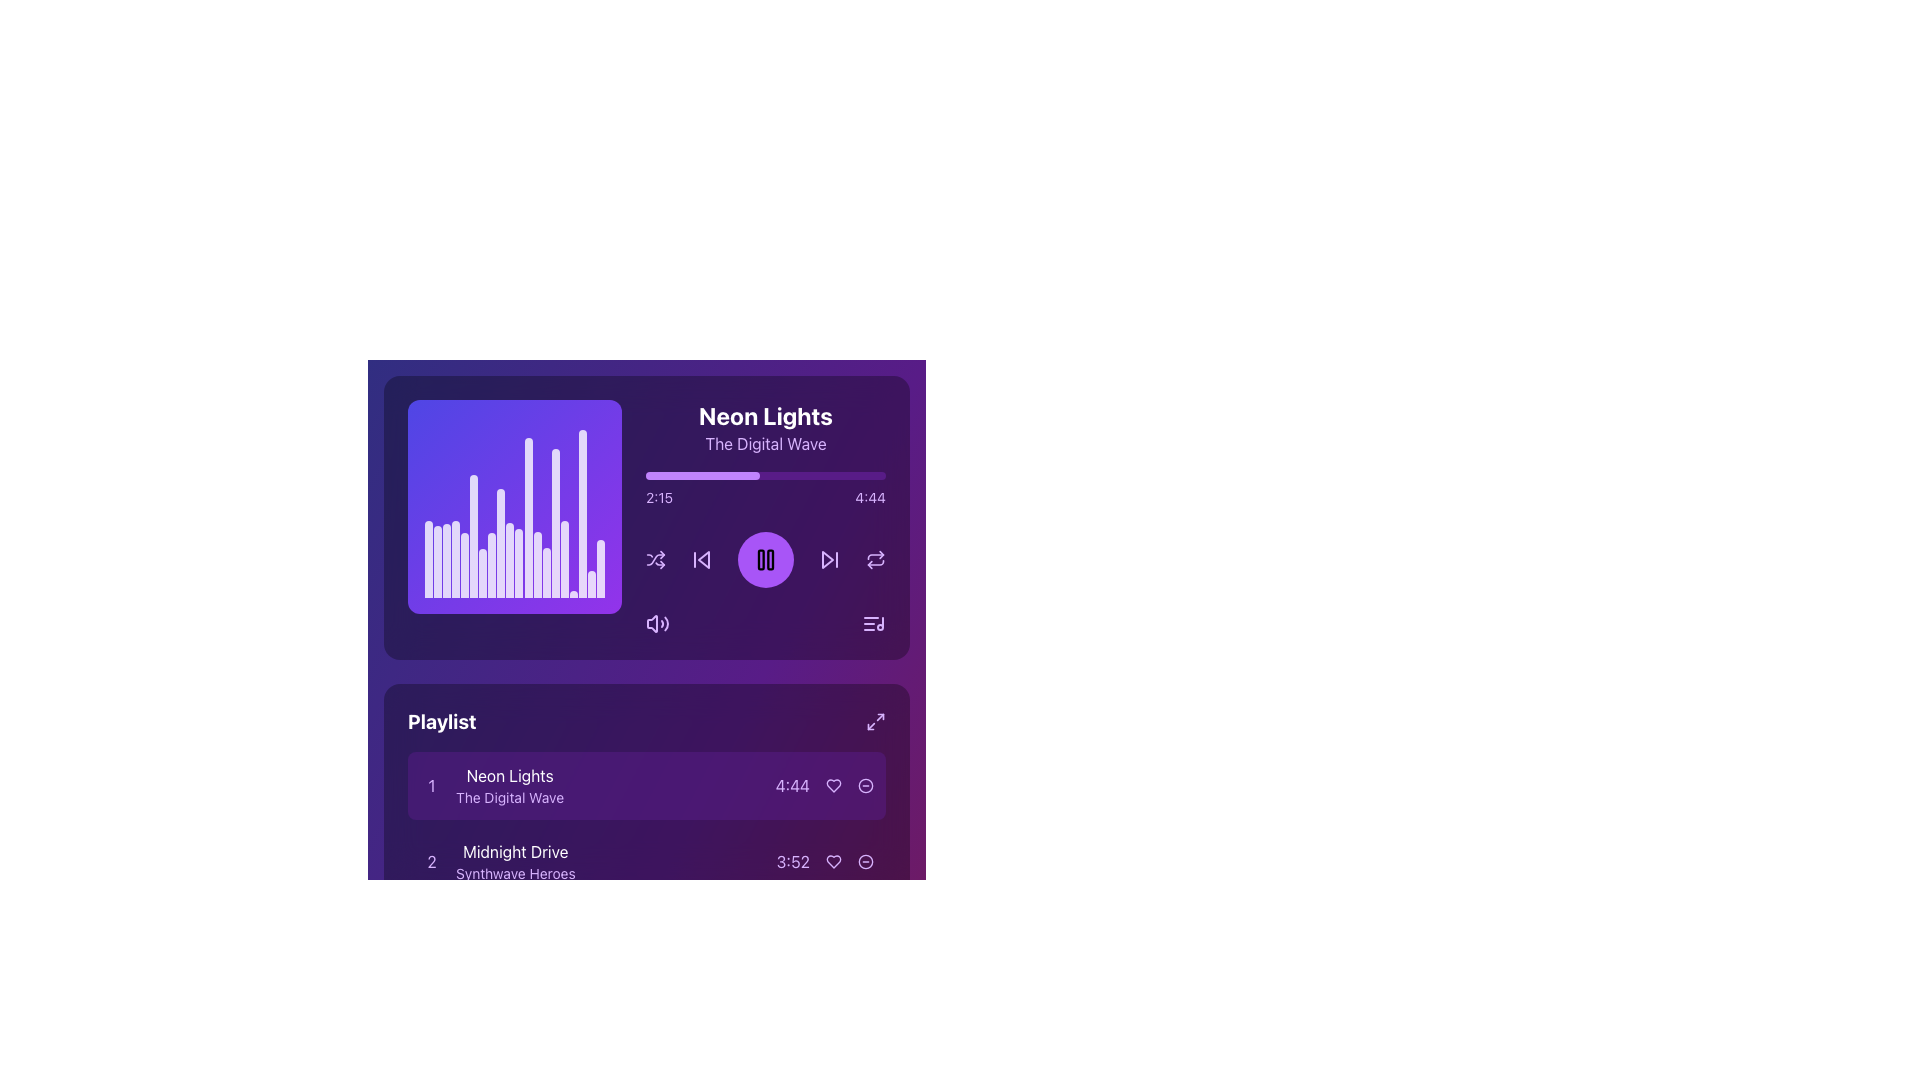 This screenshot has width=1920, height=1080. What do you see at coordinates (838, 475) in the screenshot?
I see `the progress` at bounding box center [838, 475].